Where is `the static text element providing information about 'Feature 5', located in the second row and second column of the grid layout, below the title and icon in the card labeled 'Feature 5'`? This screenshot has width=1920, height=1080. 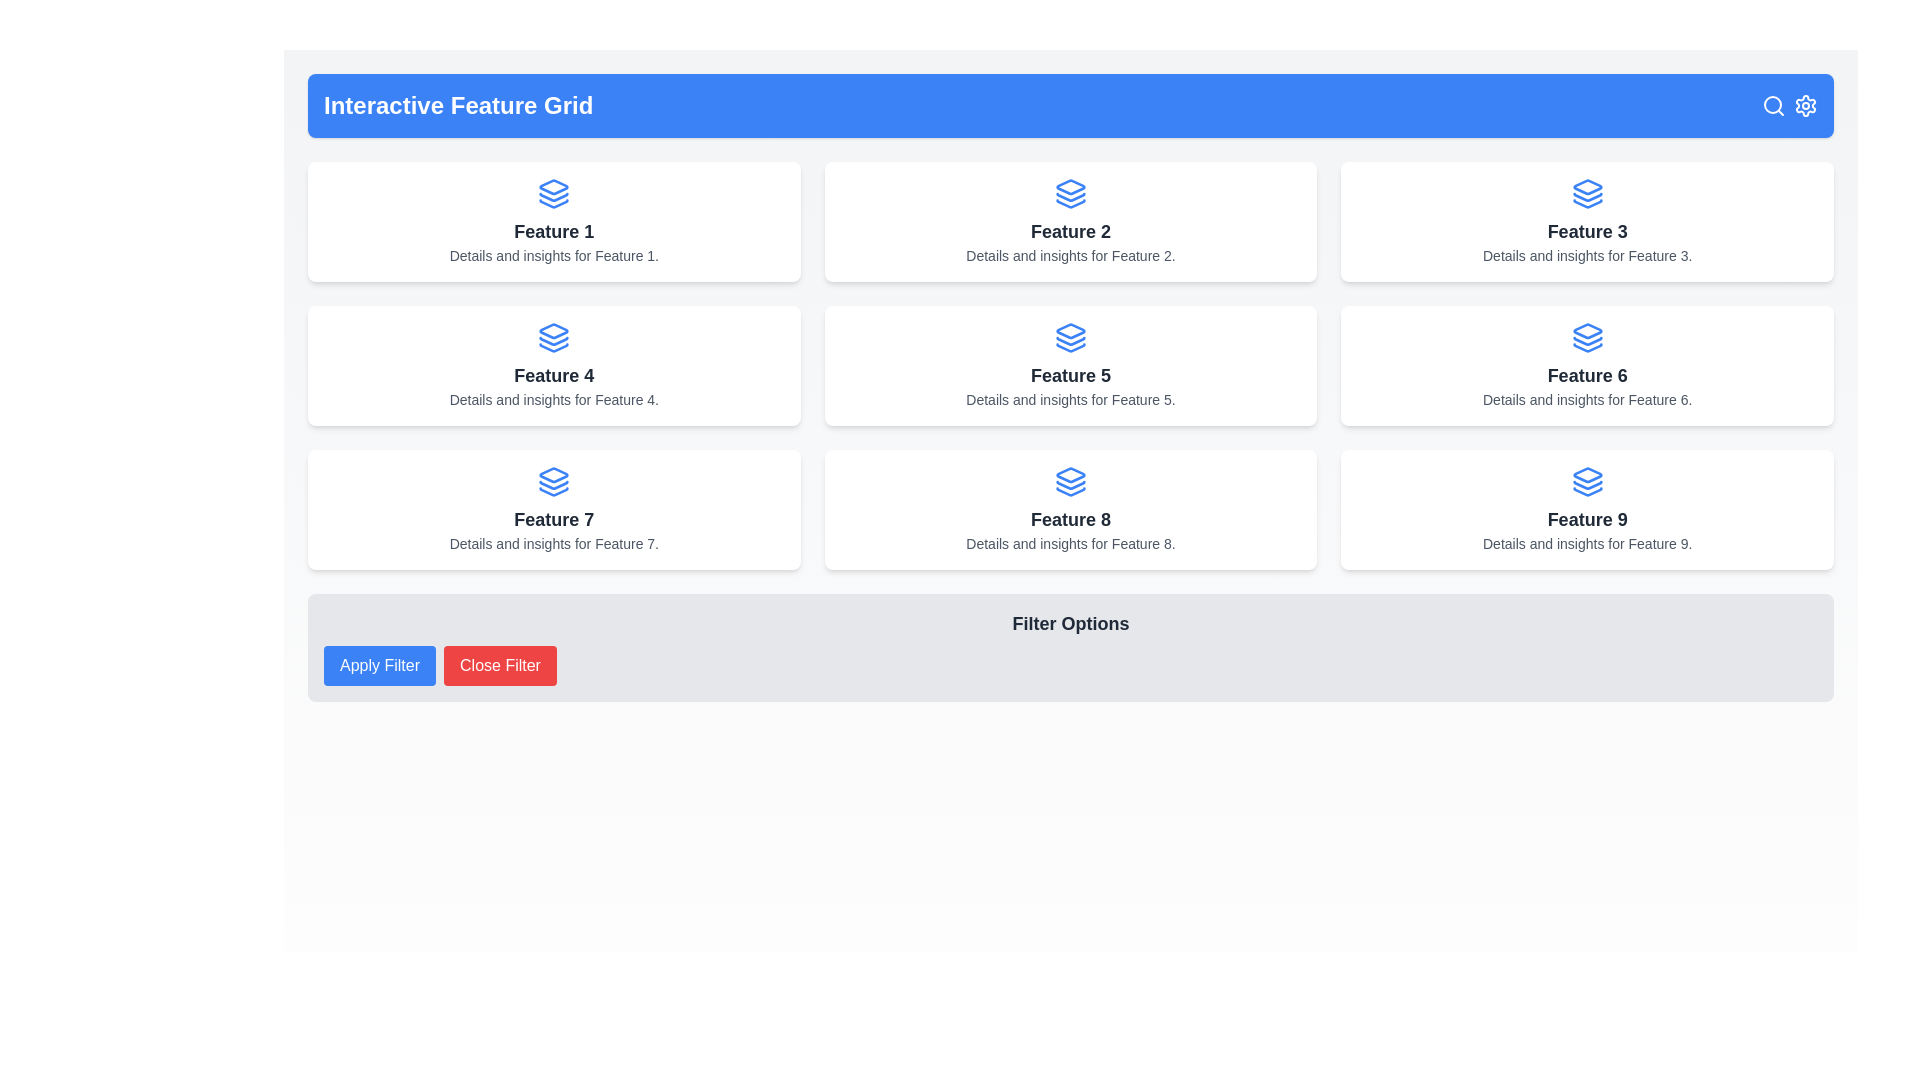 the static text element providing information about 'Feature 5', located in the second row and second column of the grid layout, below the title and icon in the card labeled 'Feature 5' is located at coordinates (1069, 400).